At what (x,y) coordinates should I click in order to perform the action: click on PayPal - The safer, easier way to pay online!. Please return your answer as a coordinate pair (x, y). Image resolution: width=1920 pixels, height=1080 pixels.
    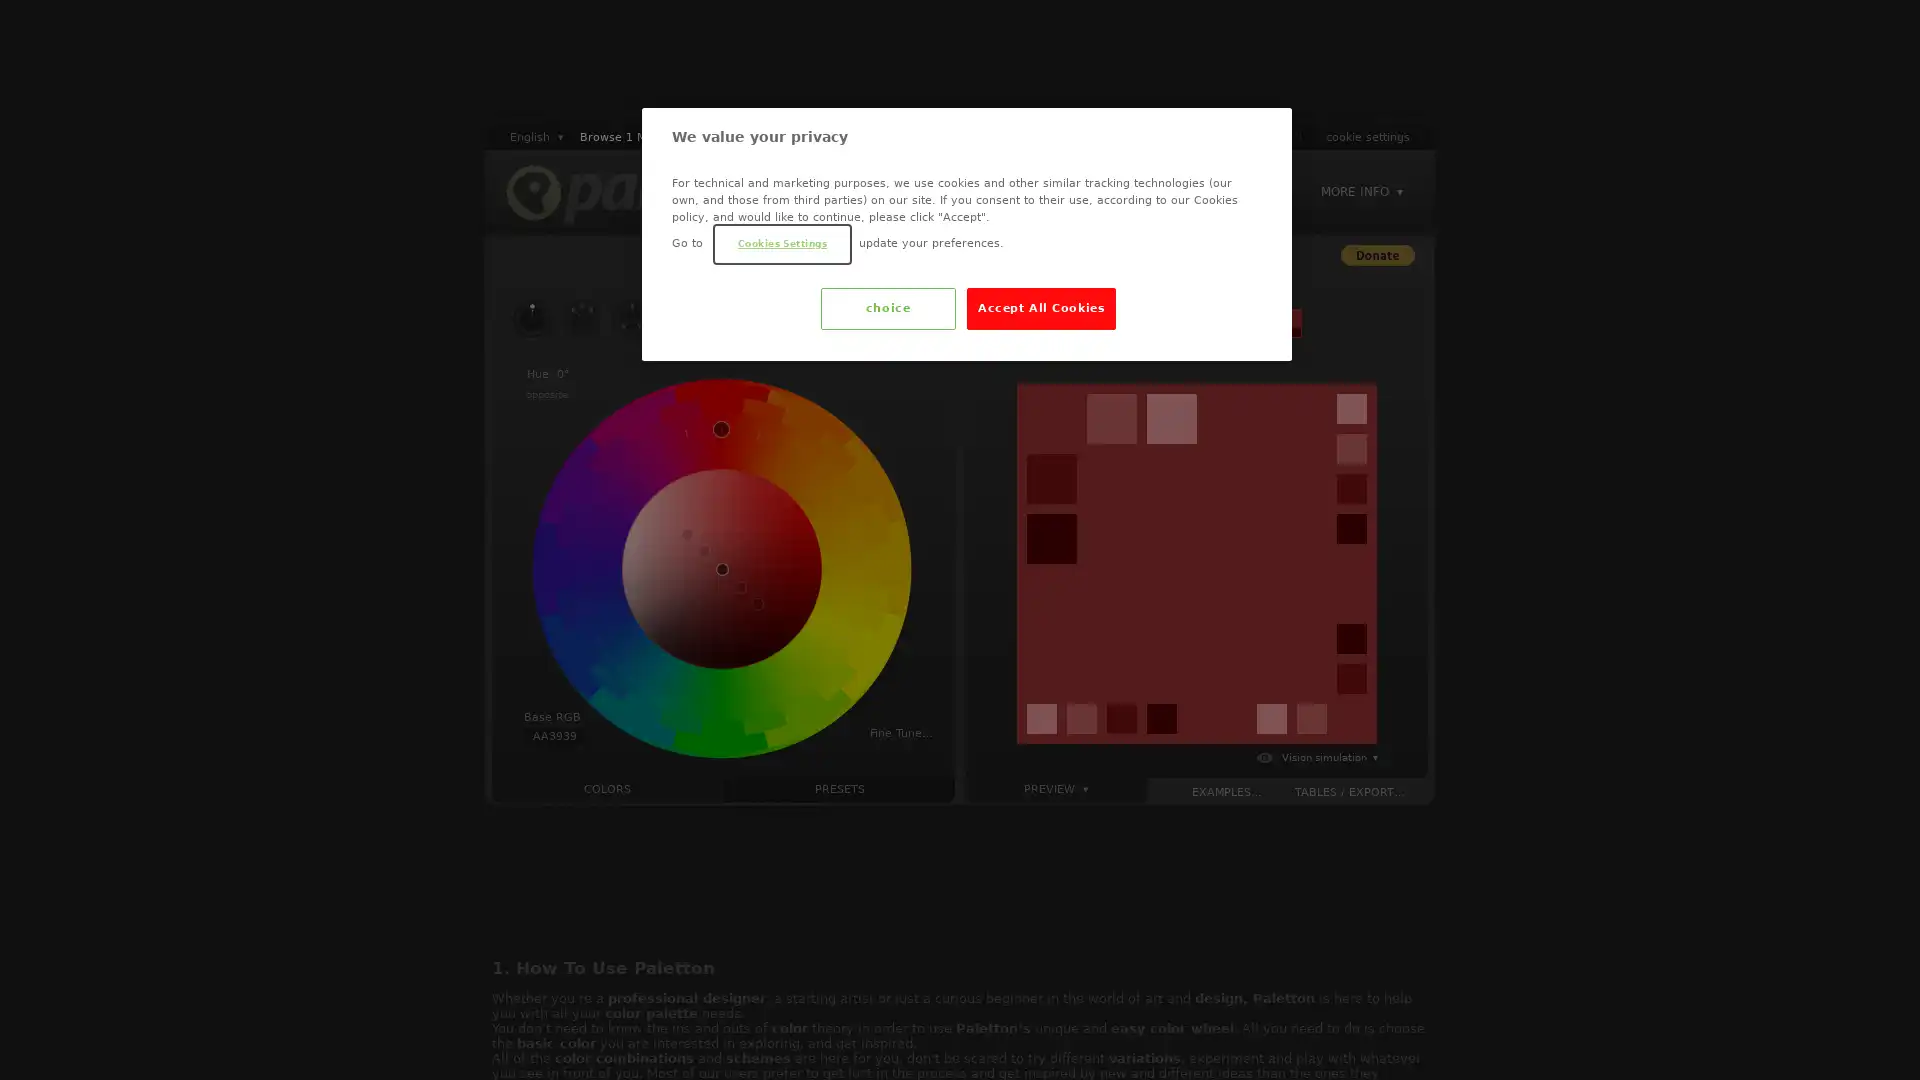
    Looking at the image, I should click on (1376, 254).